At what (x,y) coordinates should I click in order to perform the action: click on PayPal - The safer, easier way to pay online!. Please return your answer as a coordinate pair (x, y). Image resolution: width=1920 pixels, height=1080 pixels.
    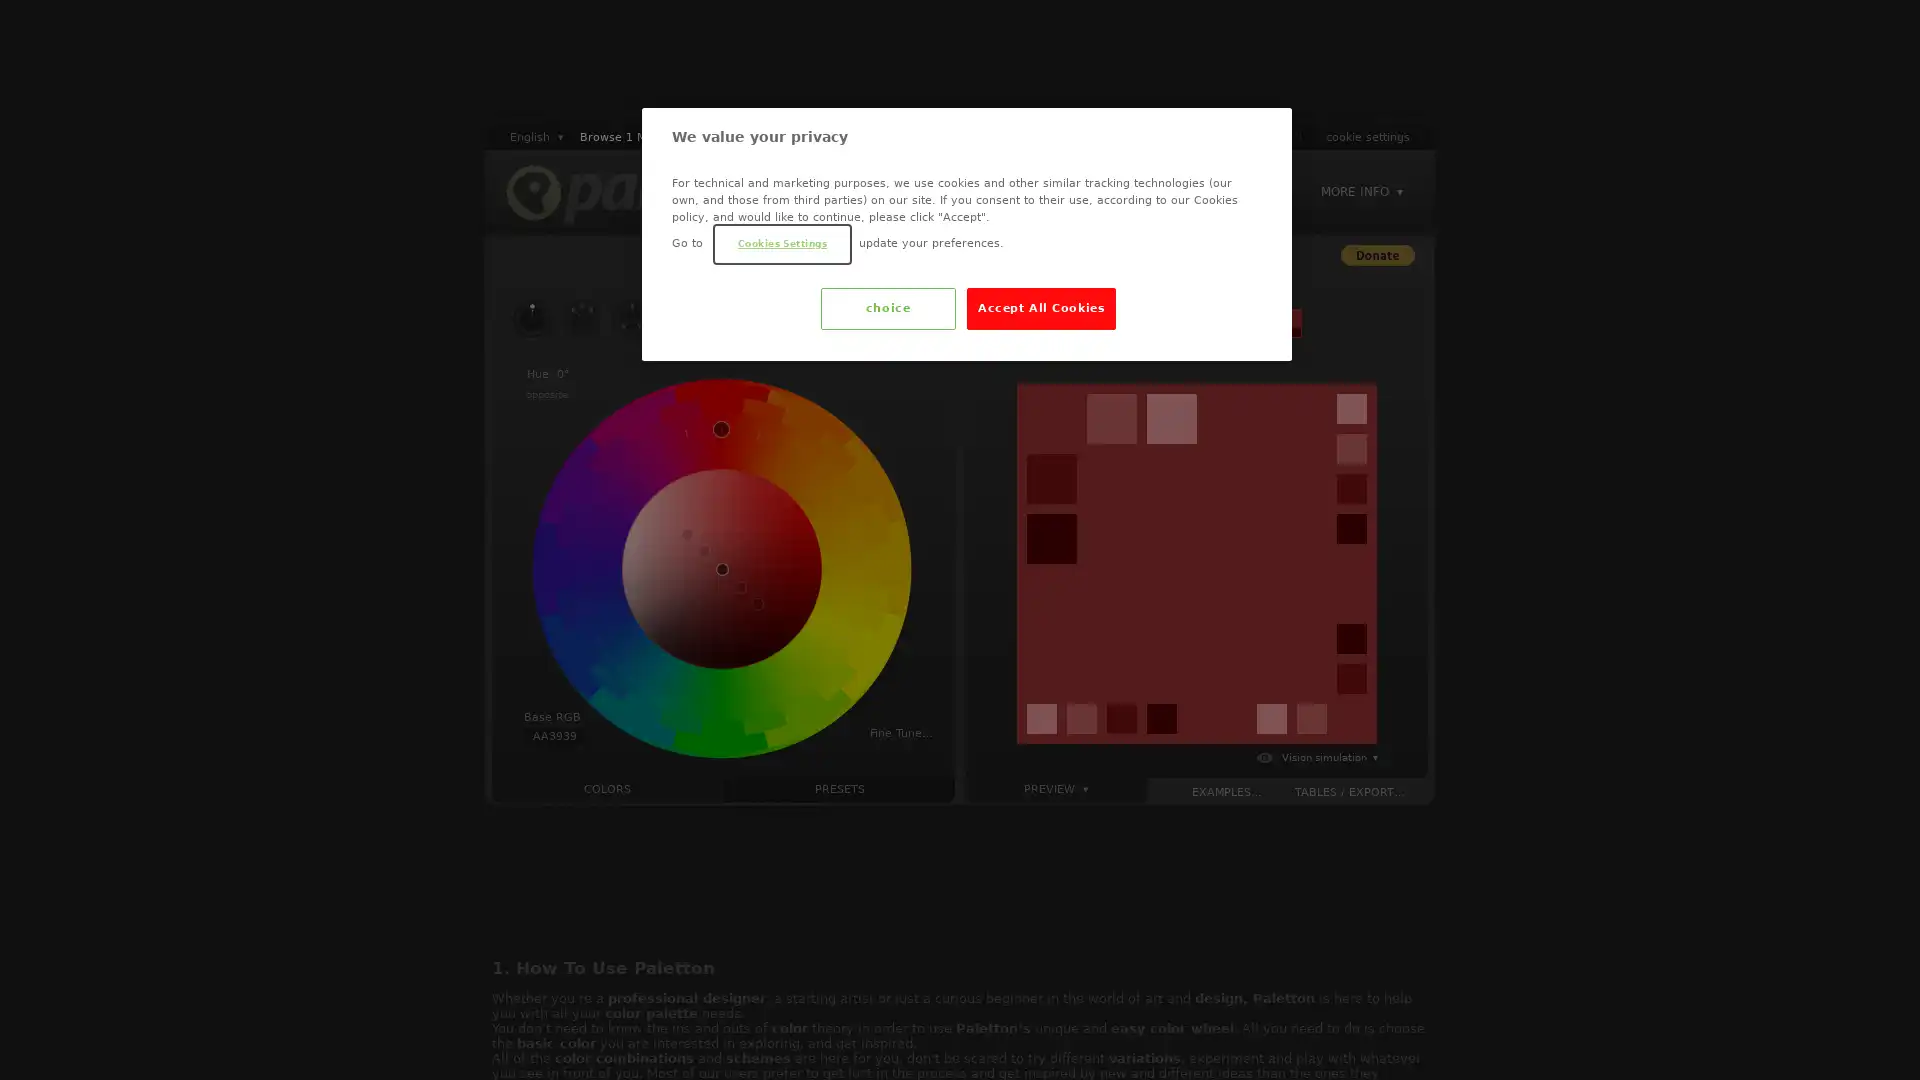
    Looking at the image, I should click on (1376, 254).